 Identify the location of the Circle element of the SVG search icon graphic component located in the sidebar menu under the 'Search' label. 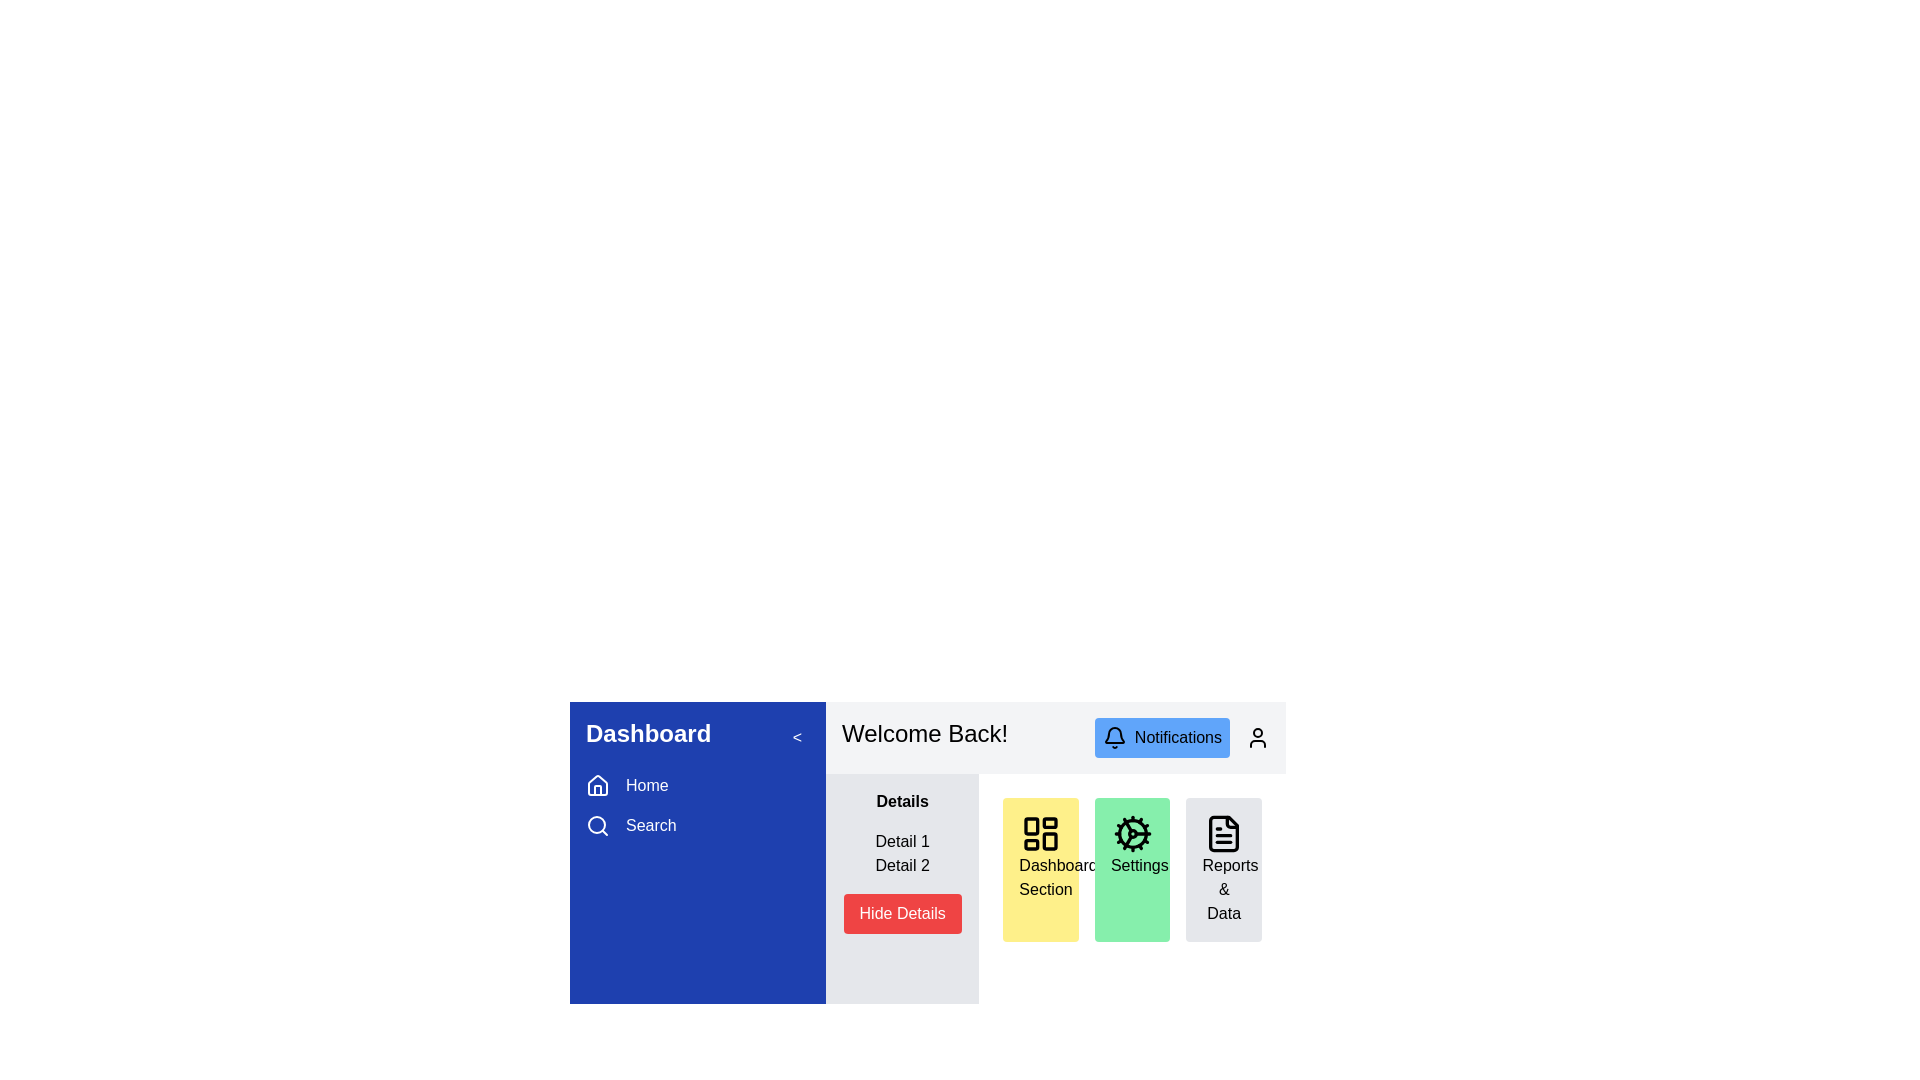
(595, 825).